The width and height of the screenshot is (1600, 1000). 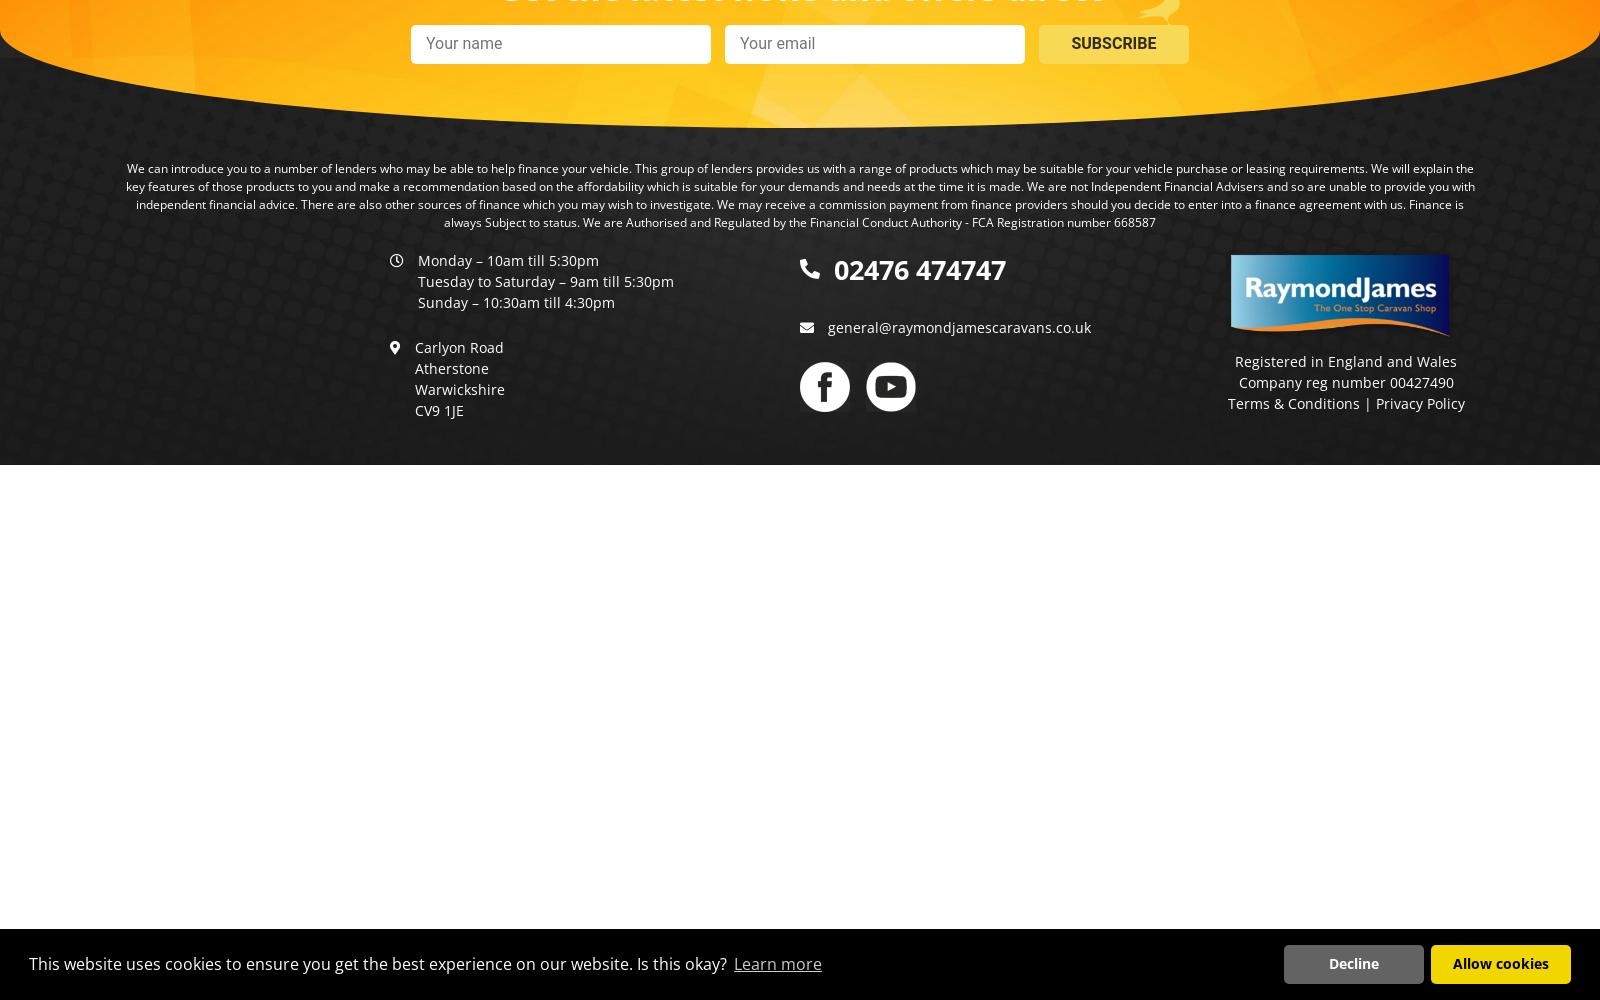 What do you see at coordinates (458, 345) in the screenshot?
I see `'Carlyon Road'` at bounding box center [458, 345].